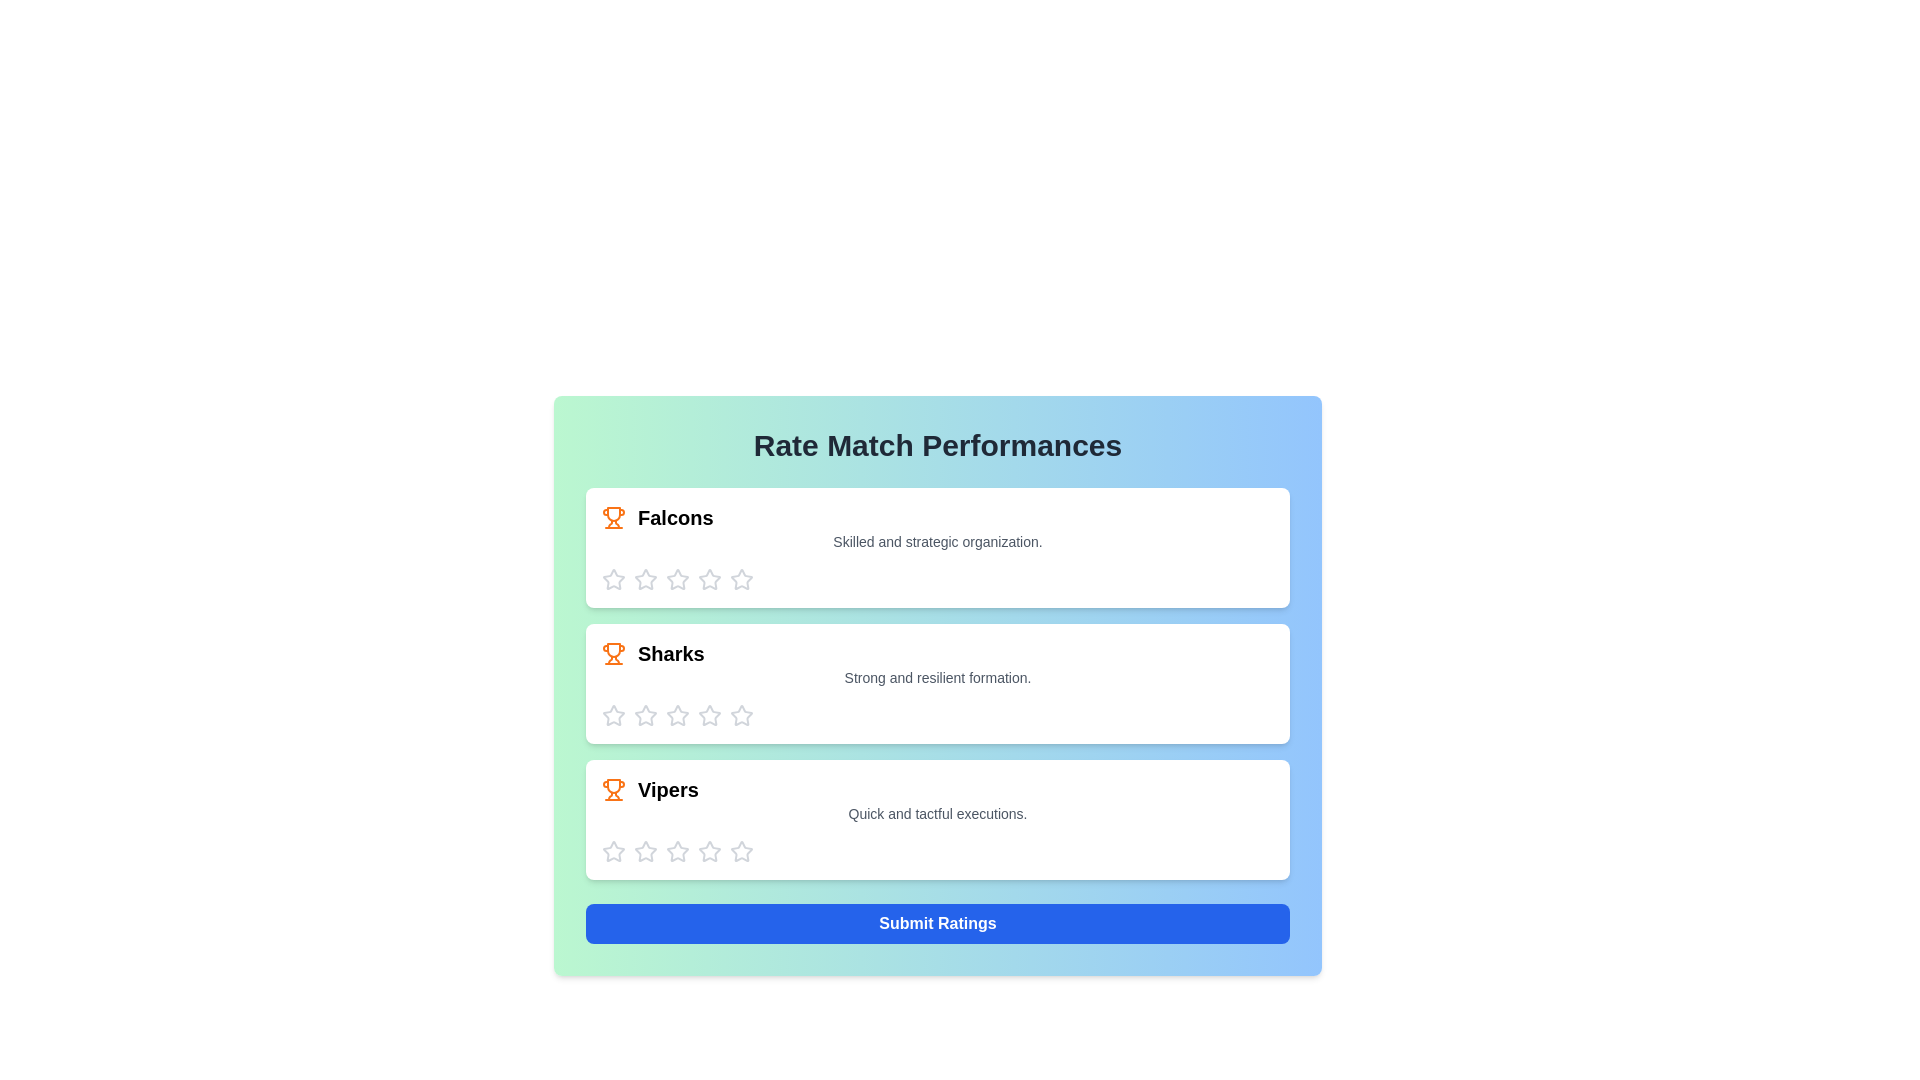 The image size is (1920, 1080). Describe the element at coordinates (741, 852) in the screenshot. I see `the Vipers team's 5 star to set the rating` at that location.